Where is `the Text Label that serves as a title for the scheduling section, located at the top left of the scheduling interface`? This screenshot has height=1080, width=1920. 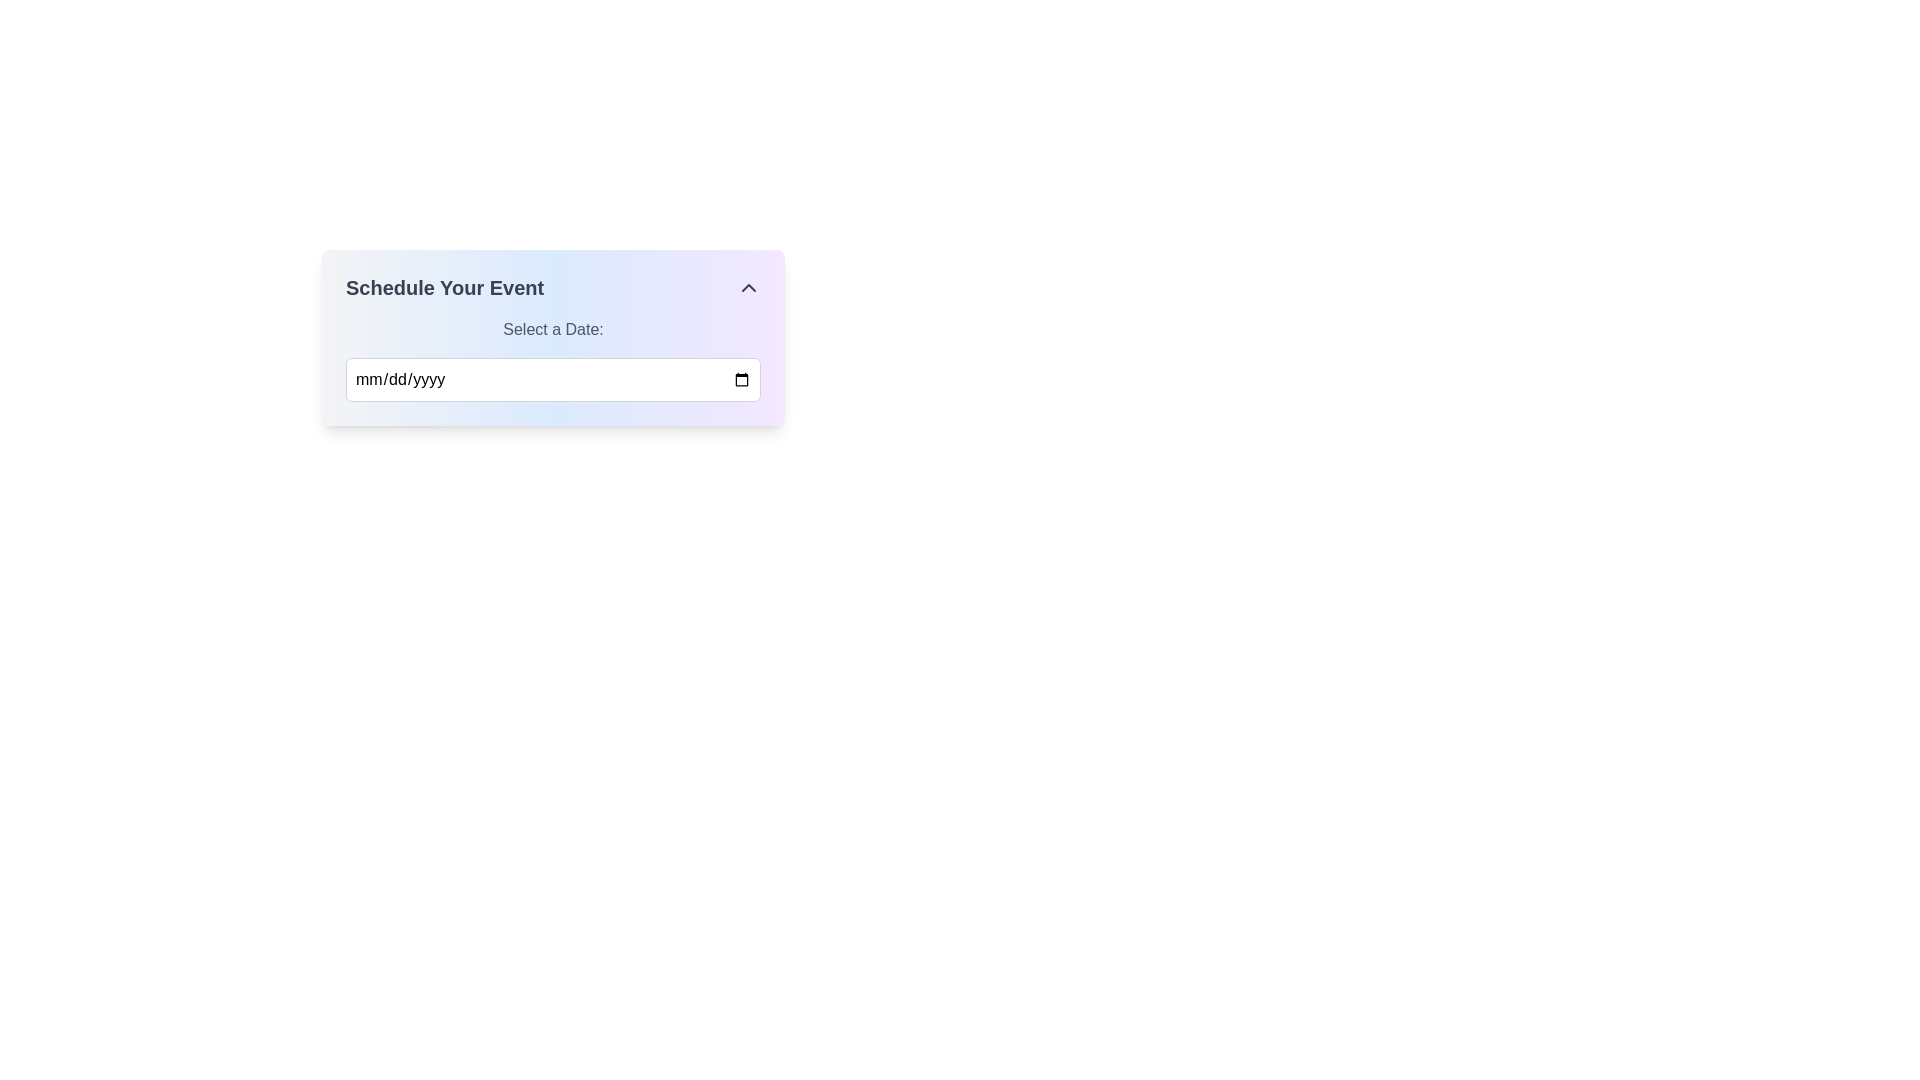 the Text Label that serves as a title for the scheduling section, located at the top left of the scheduling interface is located at coordinates (444, 288).